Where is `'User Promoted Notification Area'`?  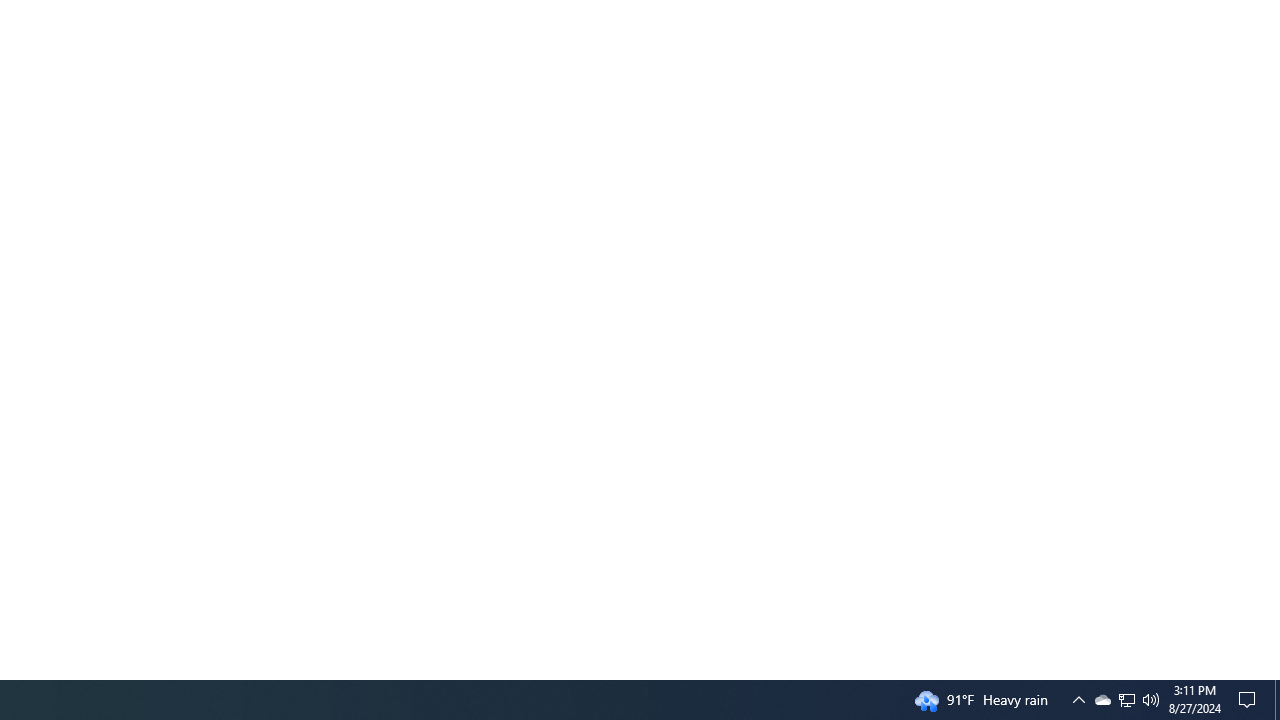 'User Promoted Notification Area' is located at coordinates (1127, 698).